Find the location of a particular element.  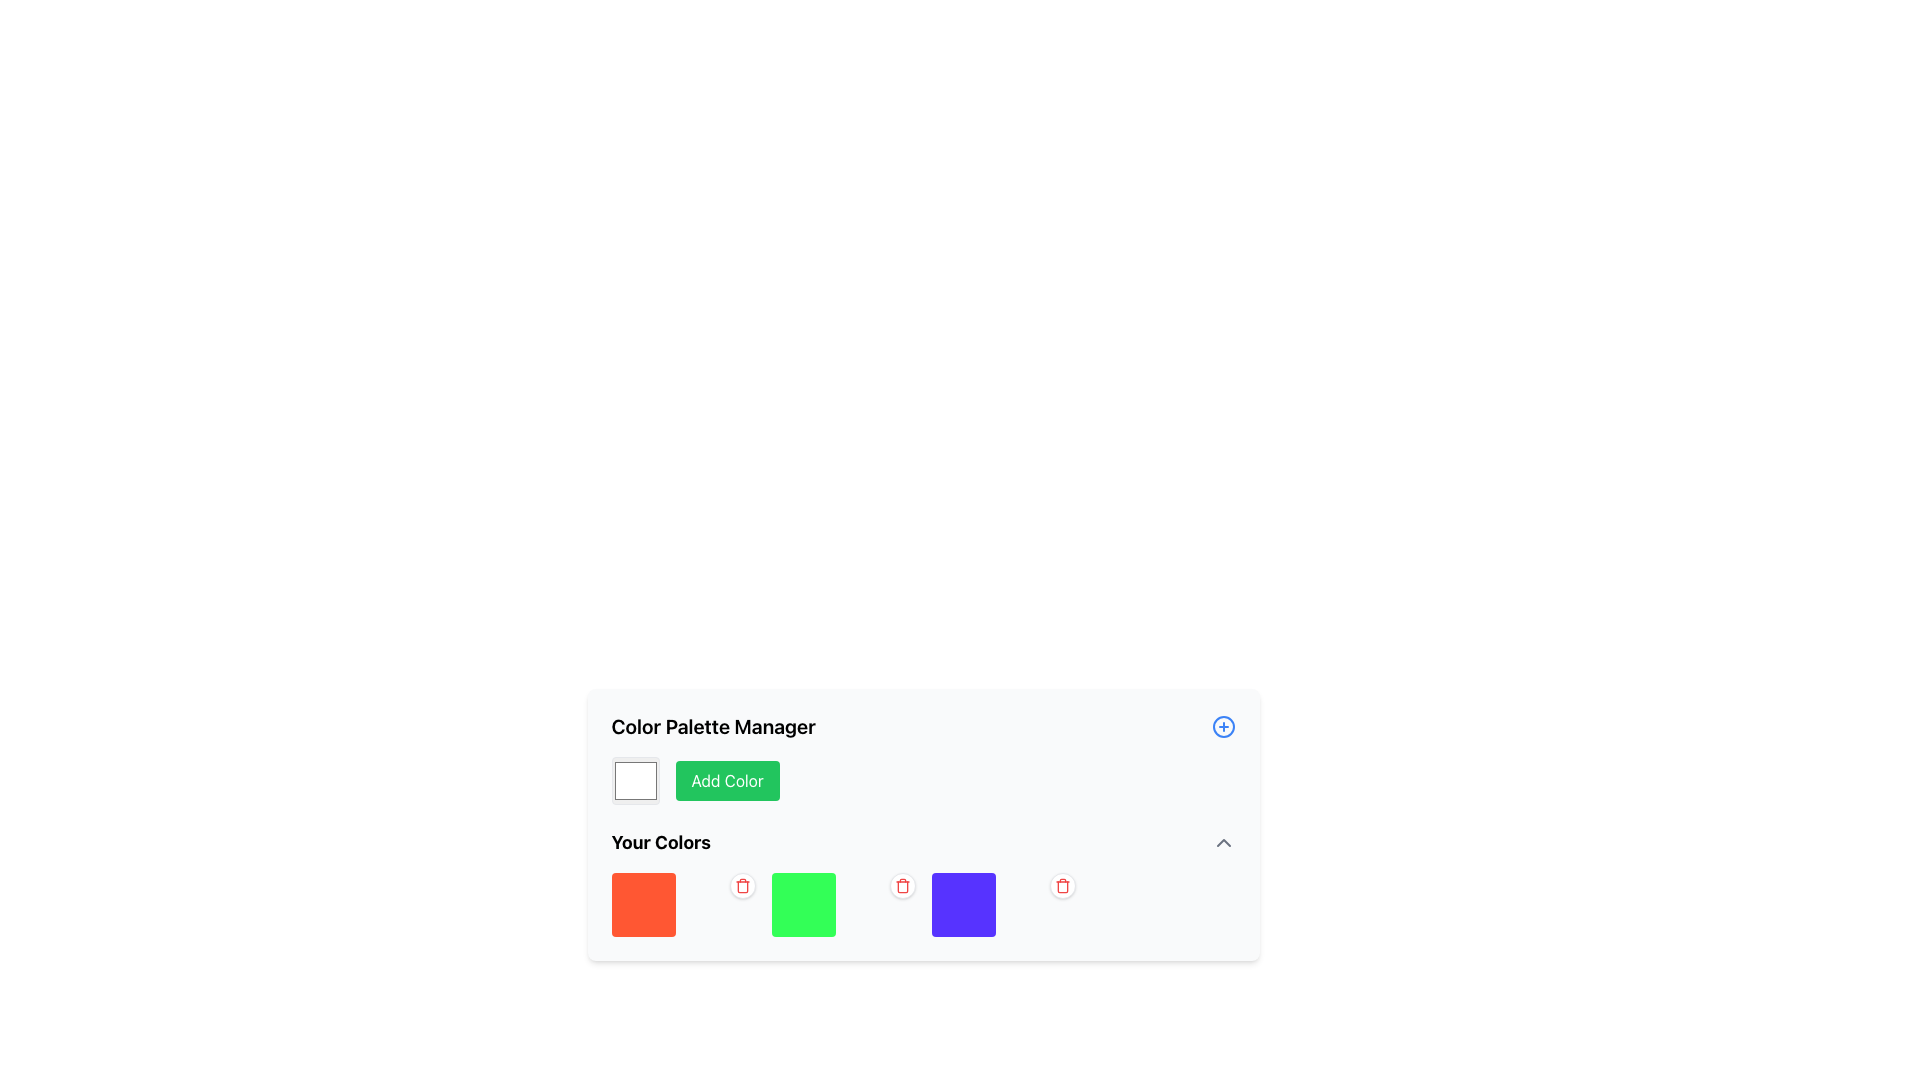

the circular border of the graphical plus icon located at the far right of the interface section, above the list of colored blocks and their delete icons is located at coordinates (1222, 726).